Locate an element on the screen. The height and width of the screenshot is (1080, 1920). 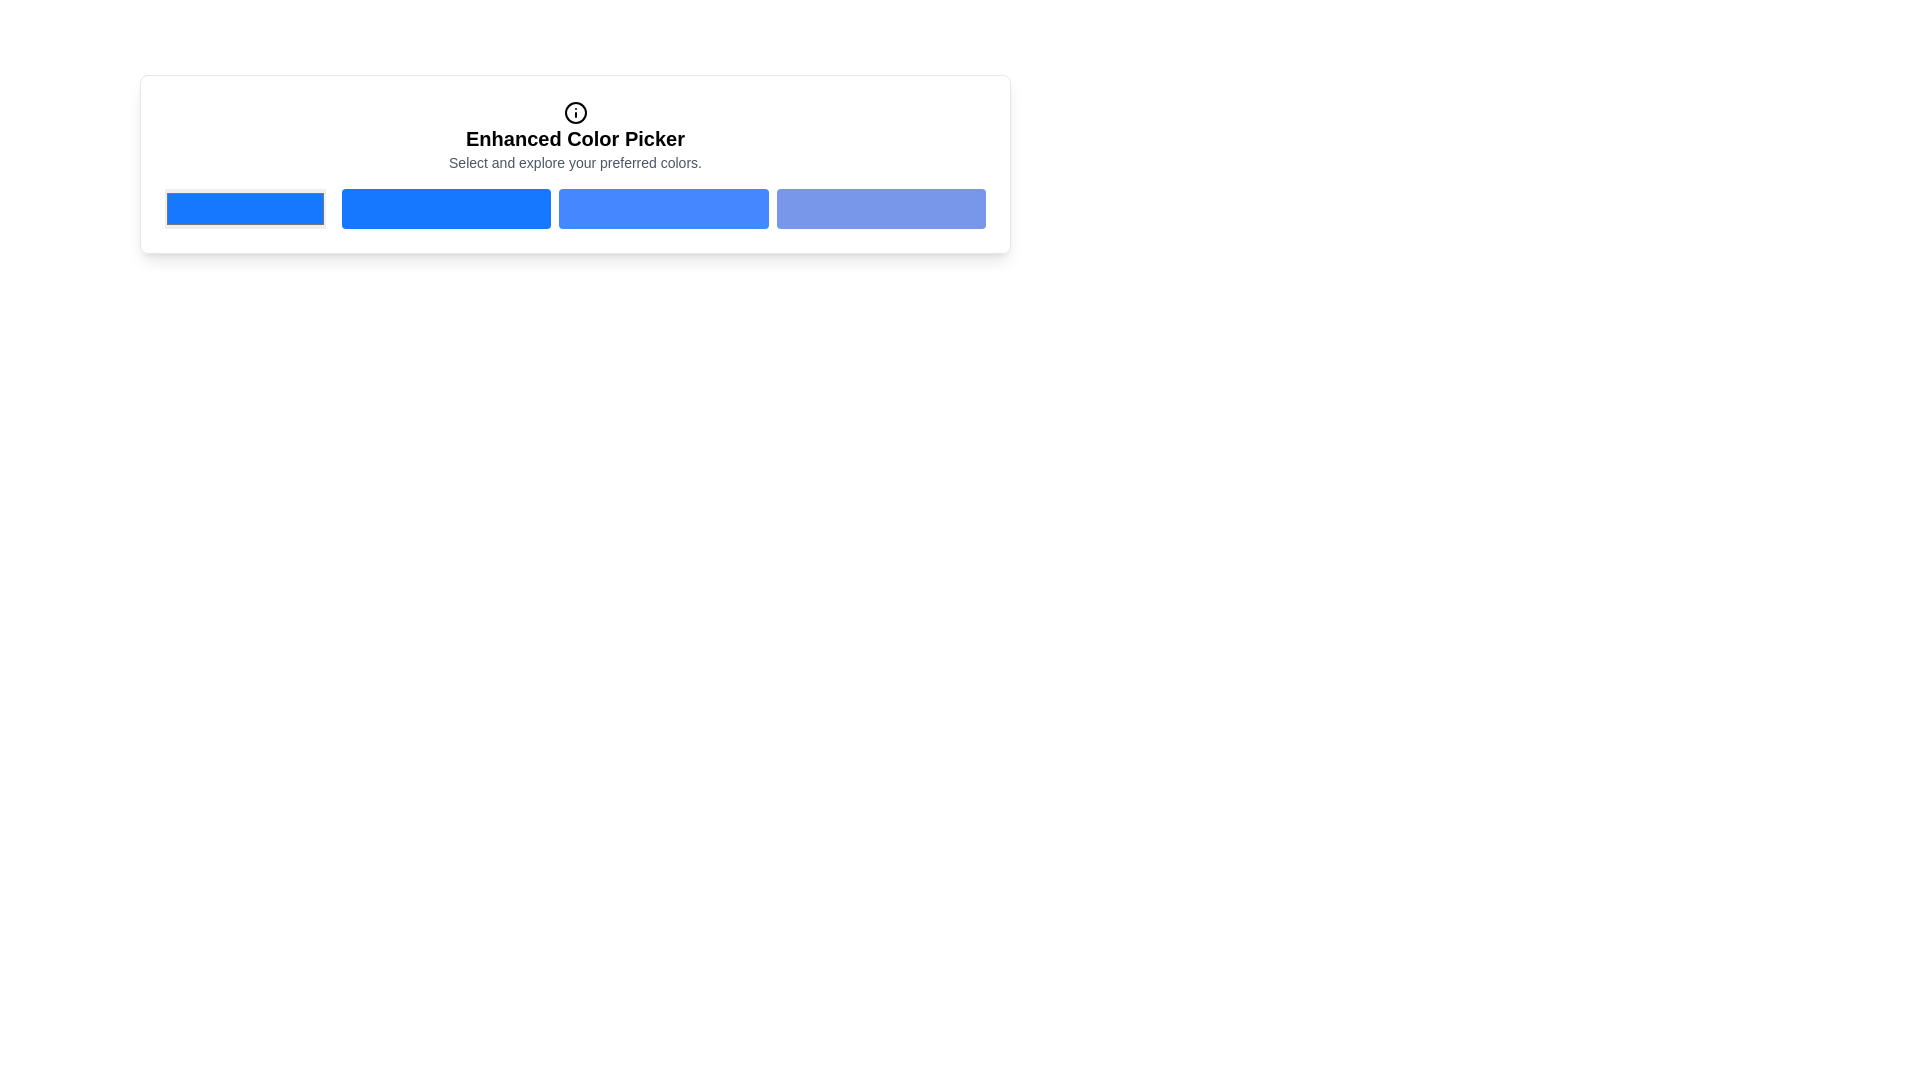
the 'info' icon represented by a circular outline with an 'i' symbol, located above the 'Enhanced Color Picker' heading is located at coordinates (574, 112).